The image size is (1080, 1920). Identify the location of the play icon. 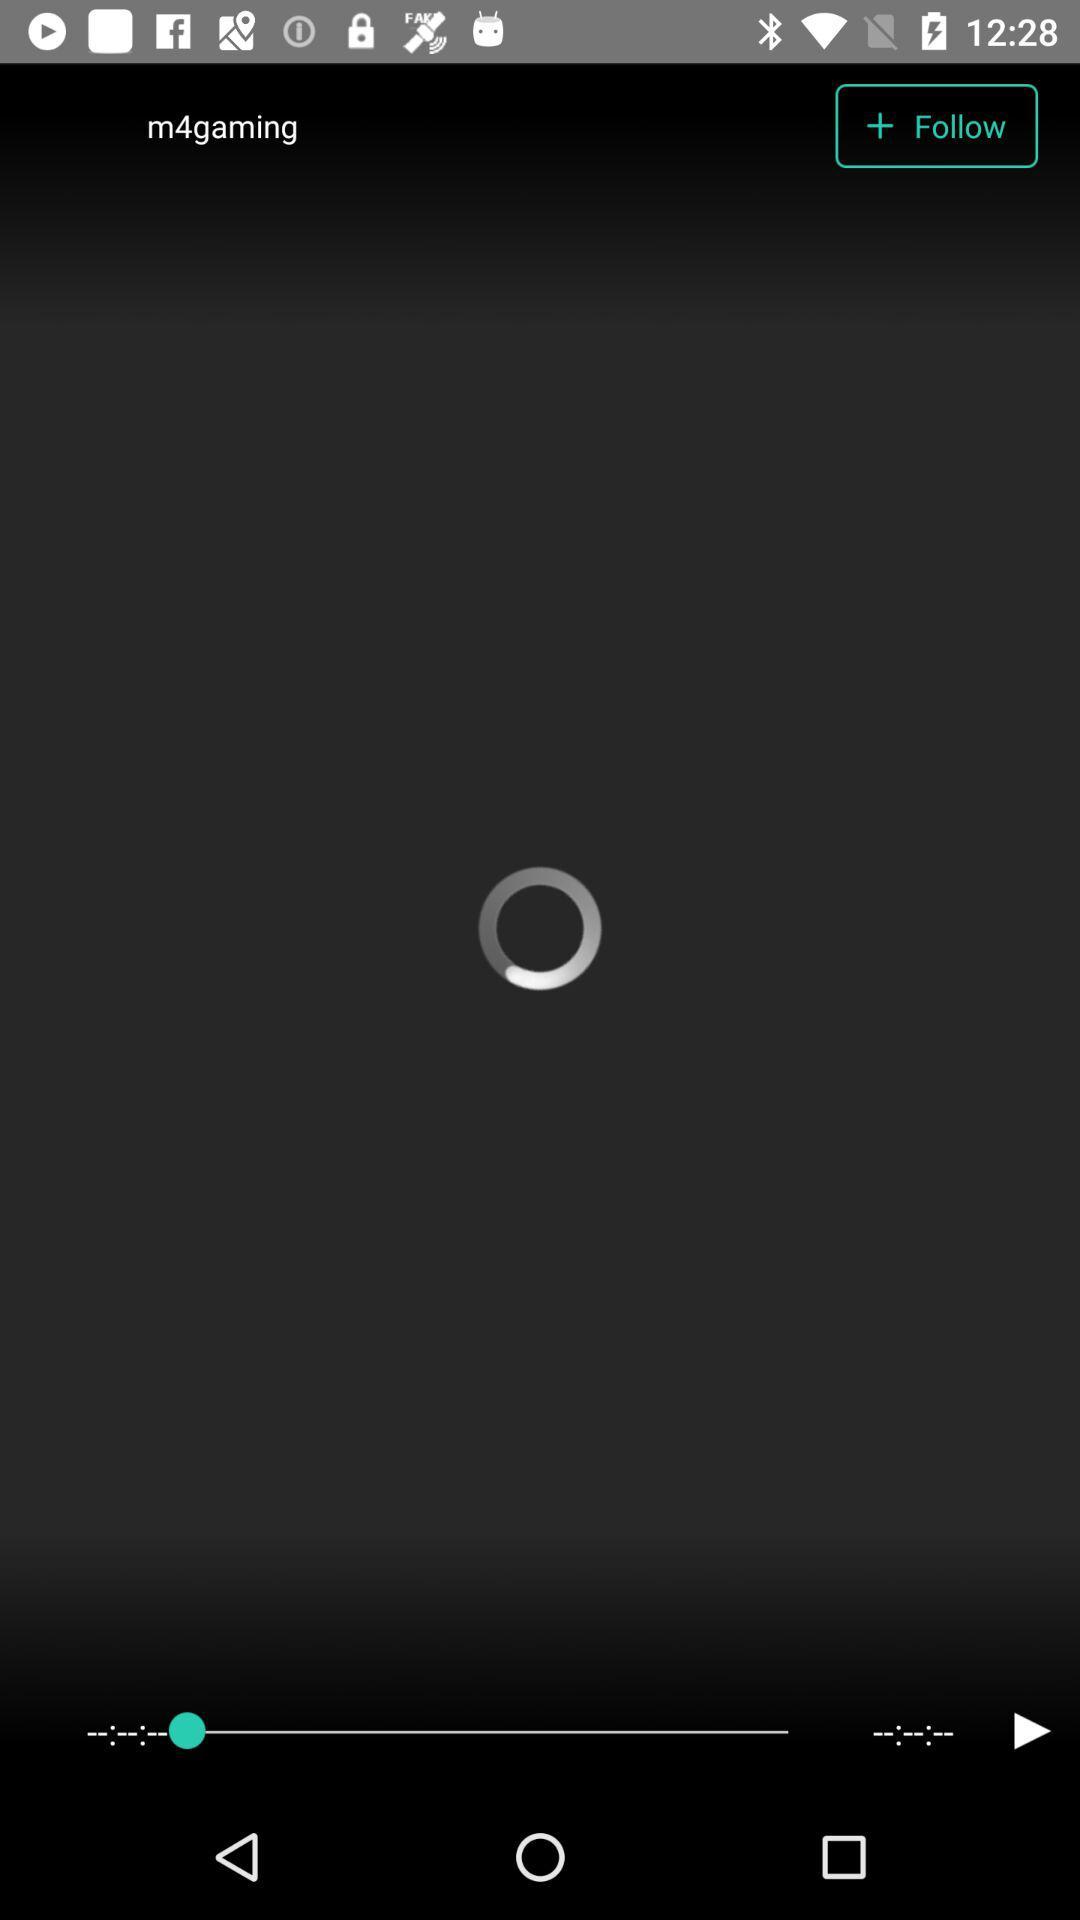
(1027, 1730).